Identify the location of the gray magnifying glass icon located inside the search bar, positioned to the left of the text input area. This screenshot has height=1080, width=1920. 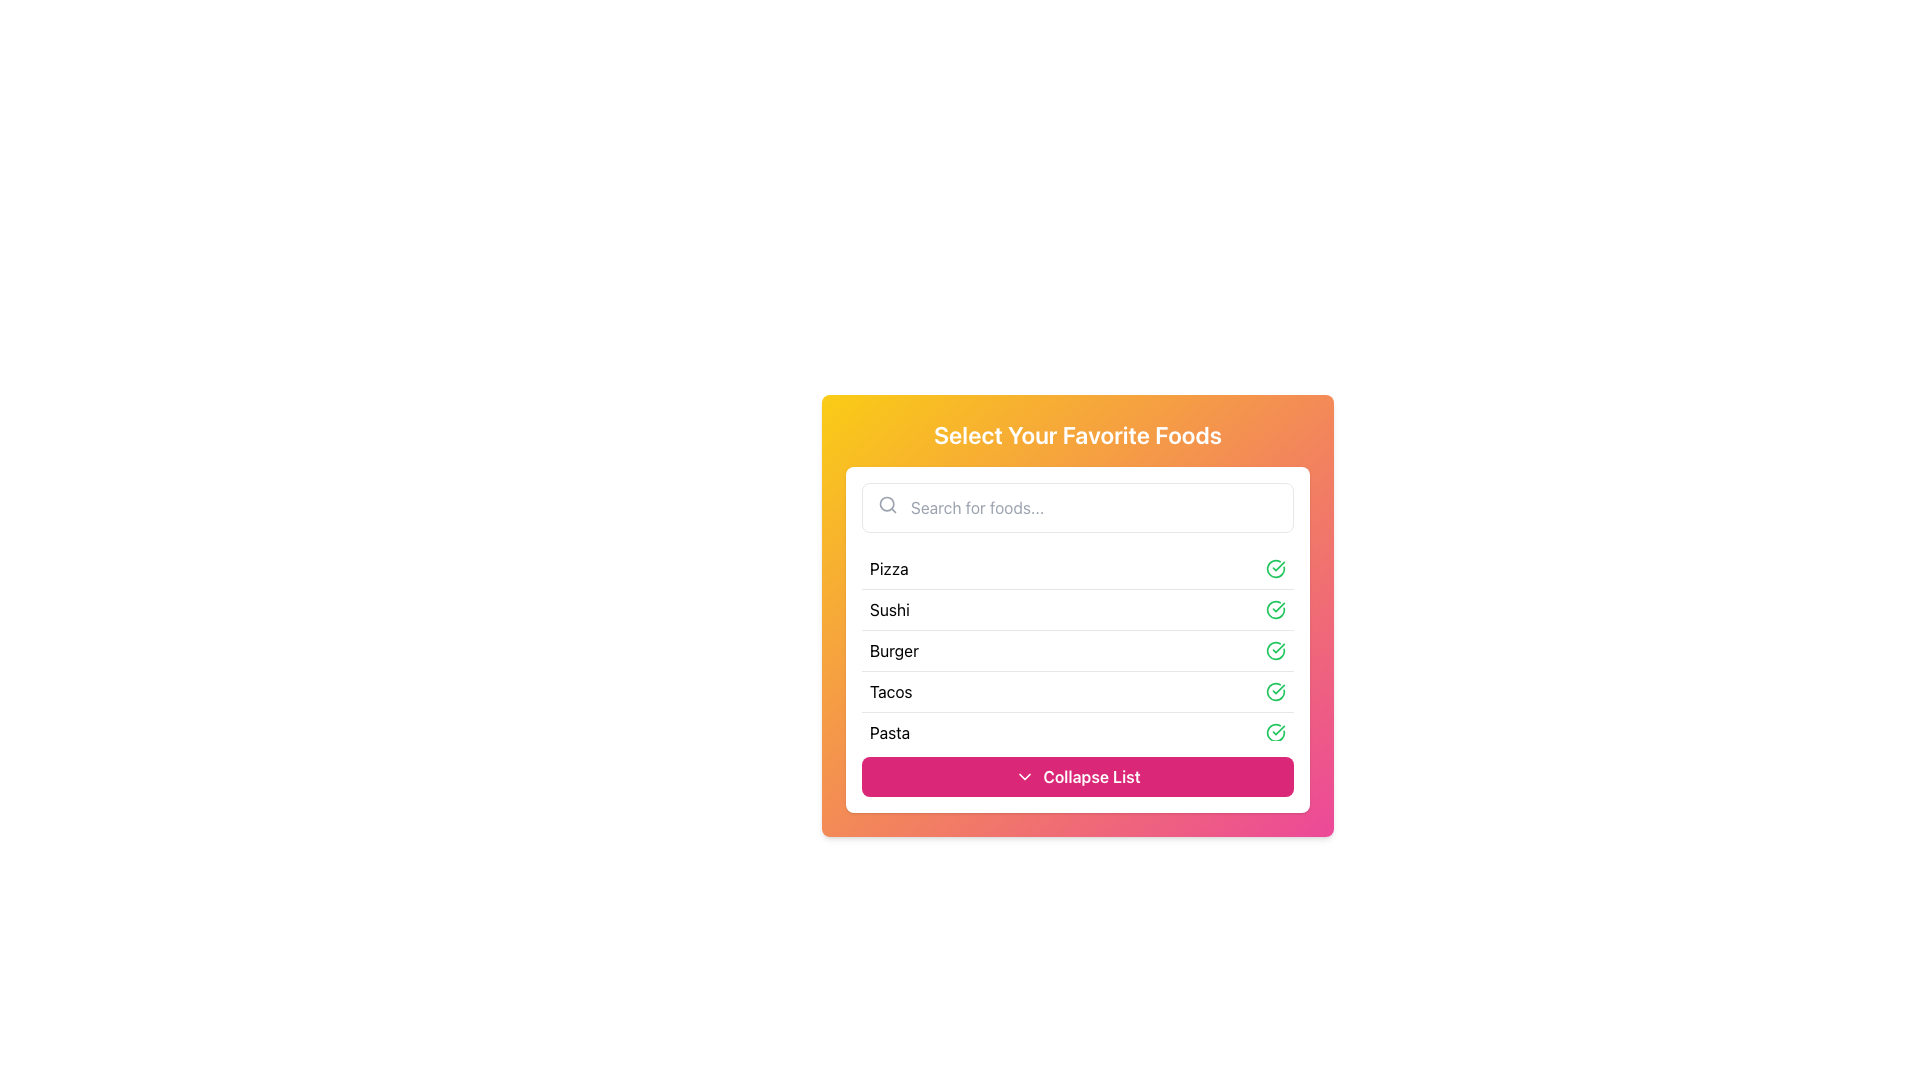
(887, 504).